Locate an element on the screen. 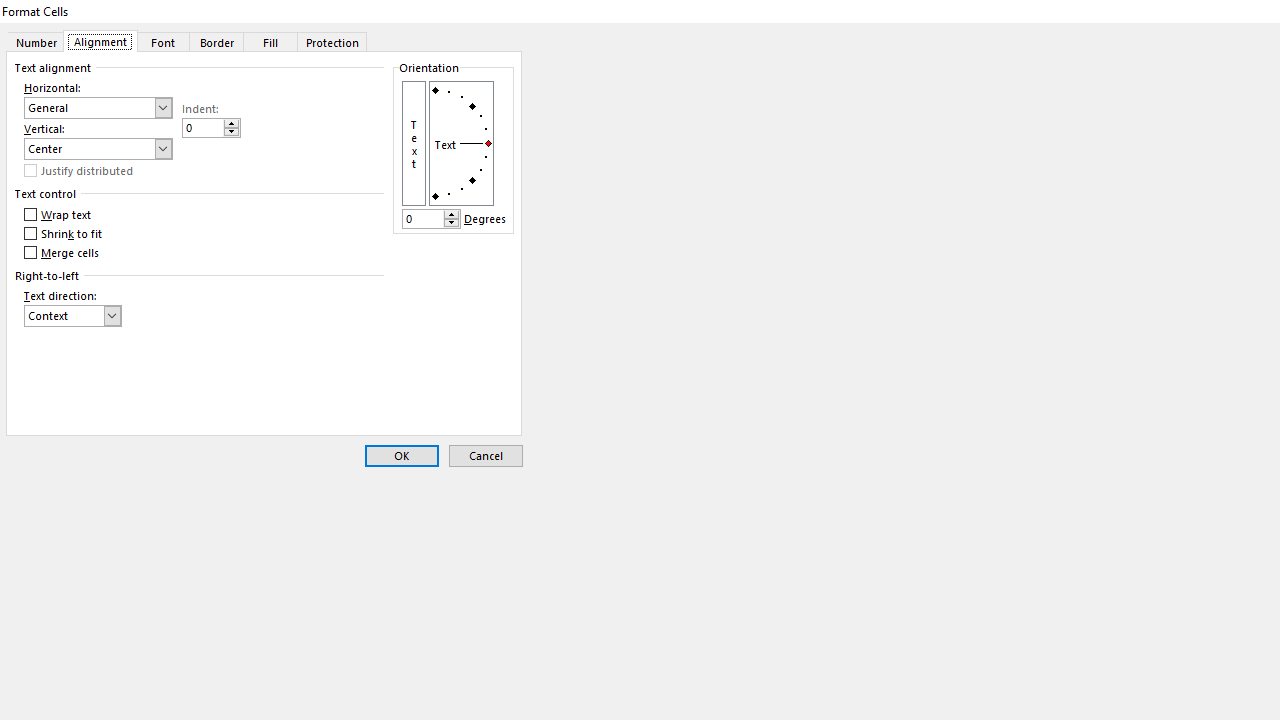 The width and height of the screenshot is (1280, 720). 'Border' is located at coordinates (216, 41).